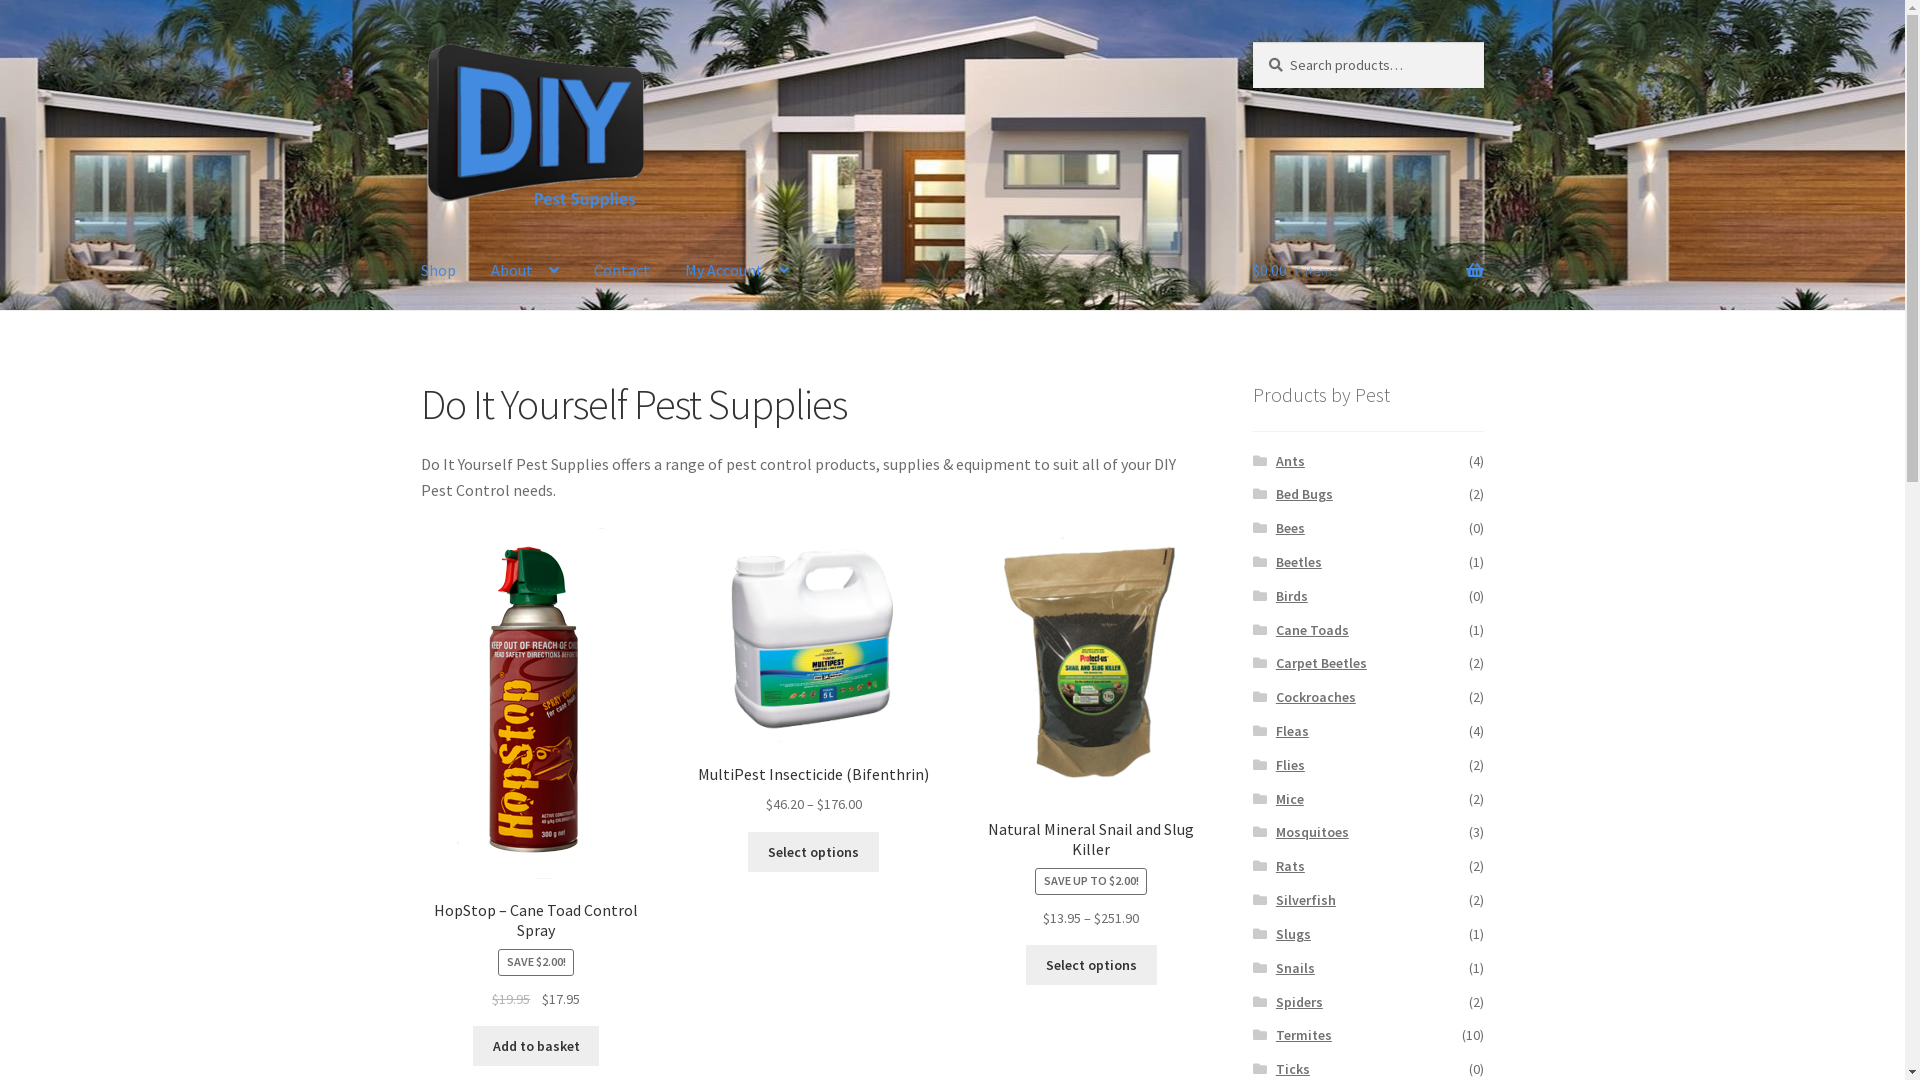  What do you see at coordinates (1090, 963) in the screenshot?
I see `'Select options'` at bounding box center [1090, 963].